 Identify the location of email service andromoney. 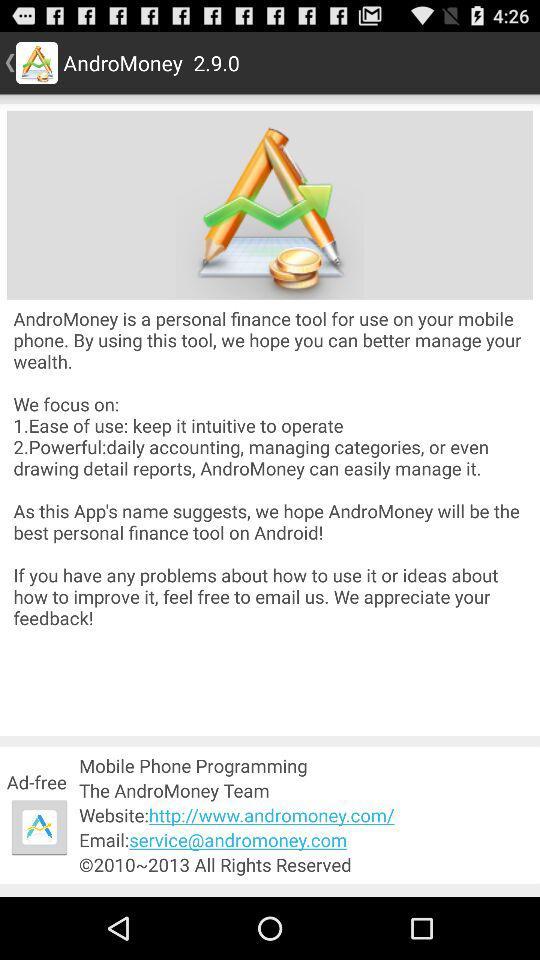
(306, 840).